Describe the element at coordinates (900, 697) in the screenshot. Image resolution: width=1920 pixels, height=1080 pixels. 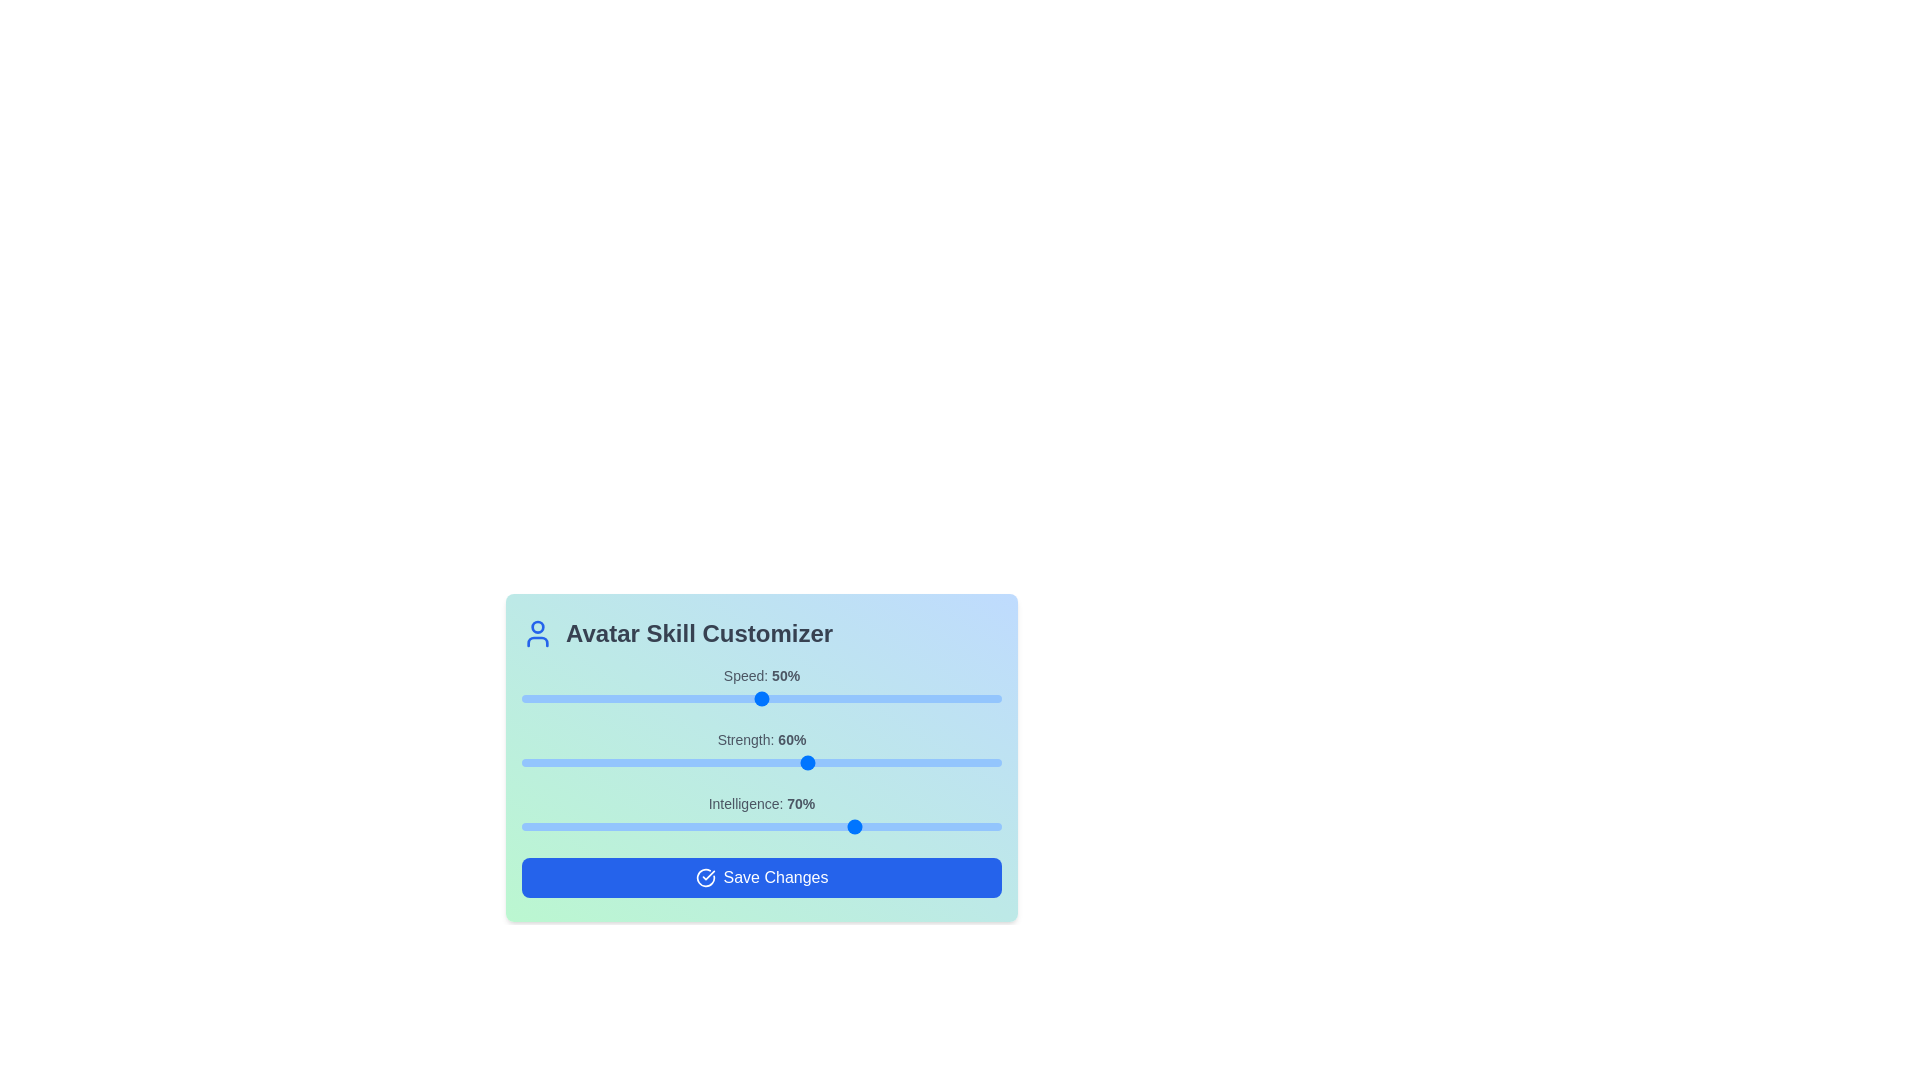
I see `the speed` at that location.